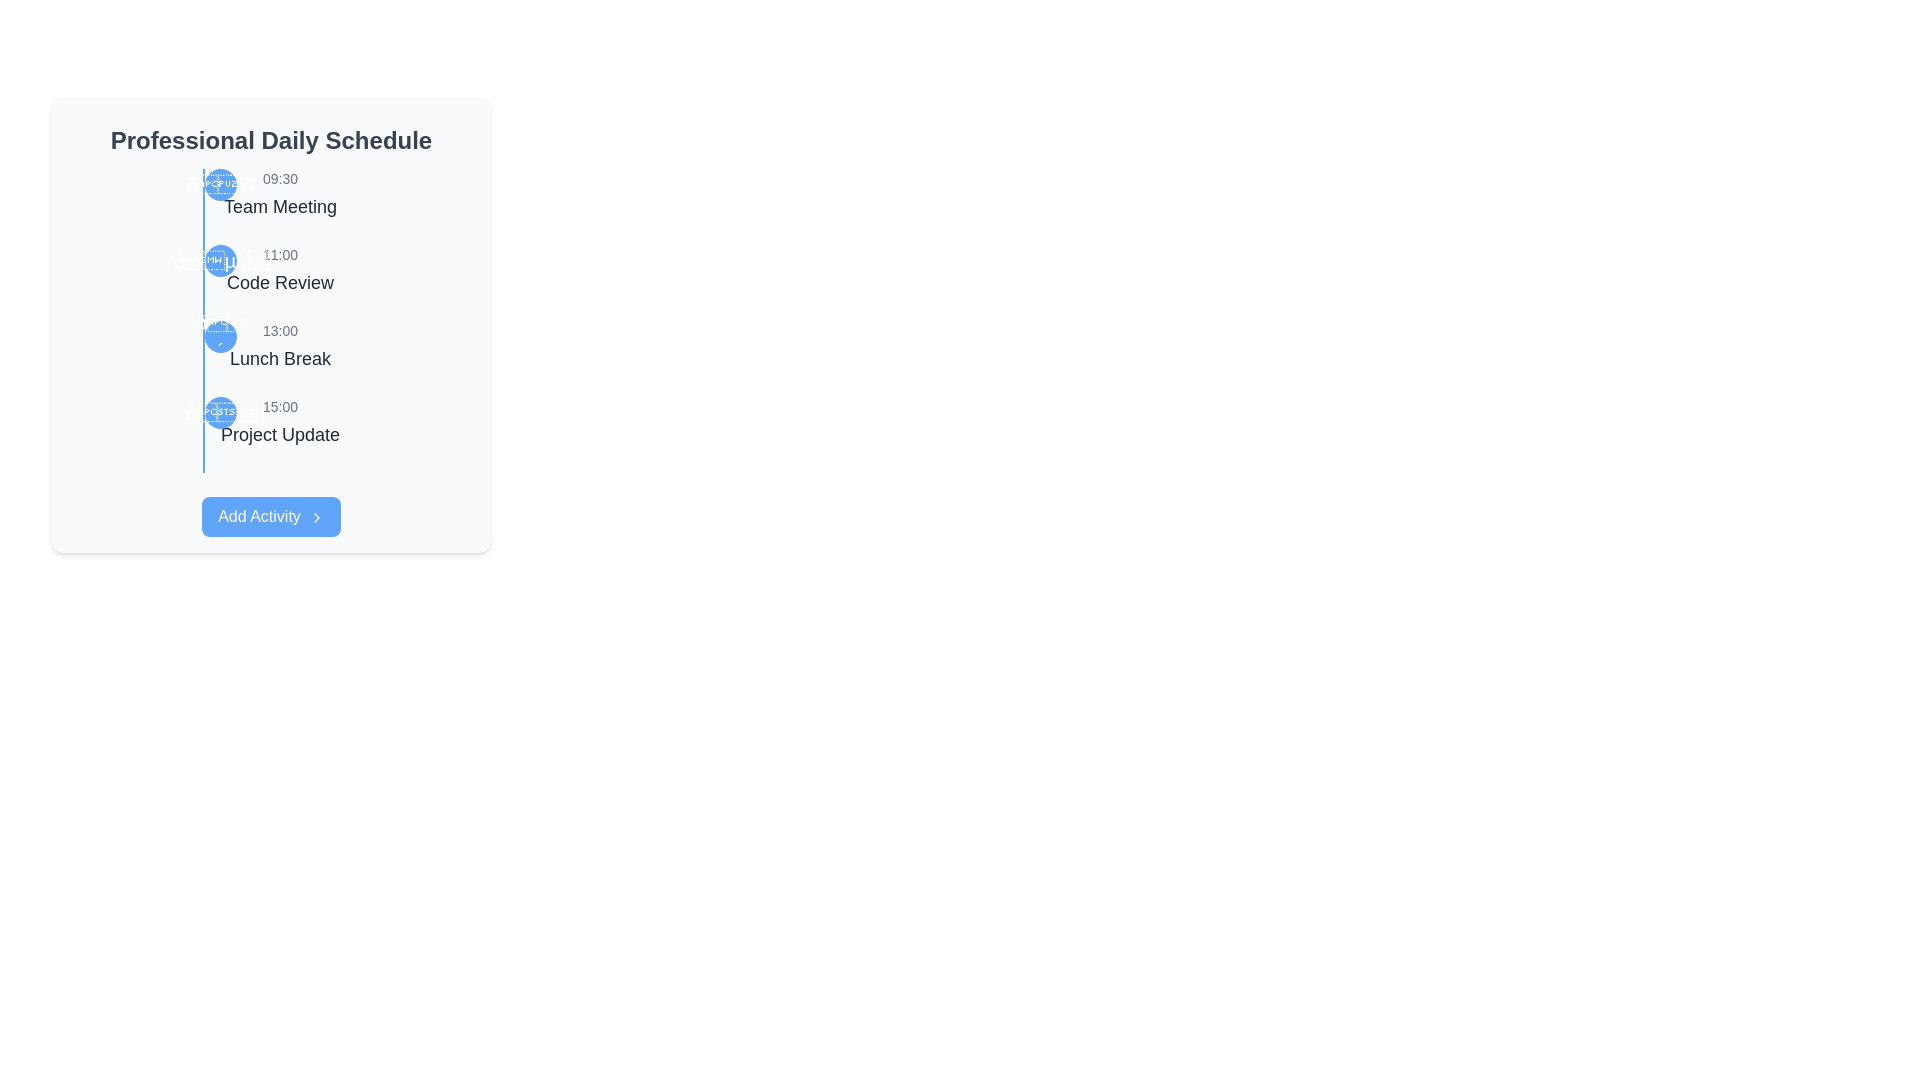  What do you see at coordinates (279, 357) in the screenshot?
I see `text label indicating the name or title of the activity scheduled for 13:00 in the Professional Daily Schedule panel, which is centrally aligned with the third timeline event` at bounding box center [279, 357].